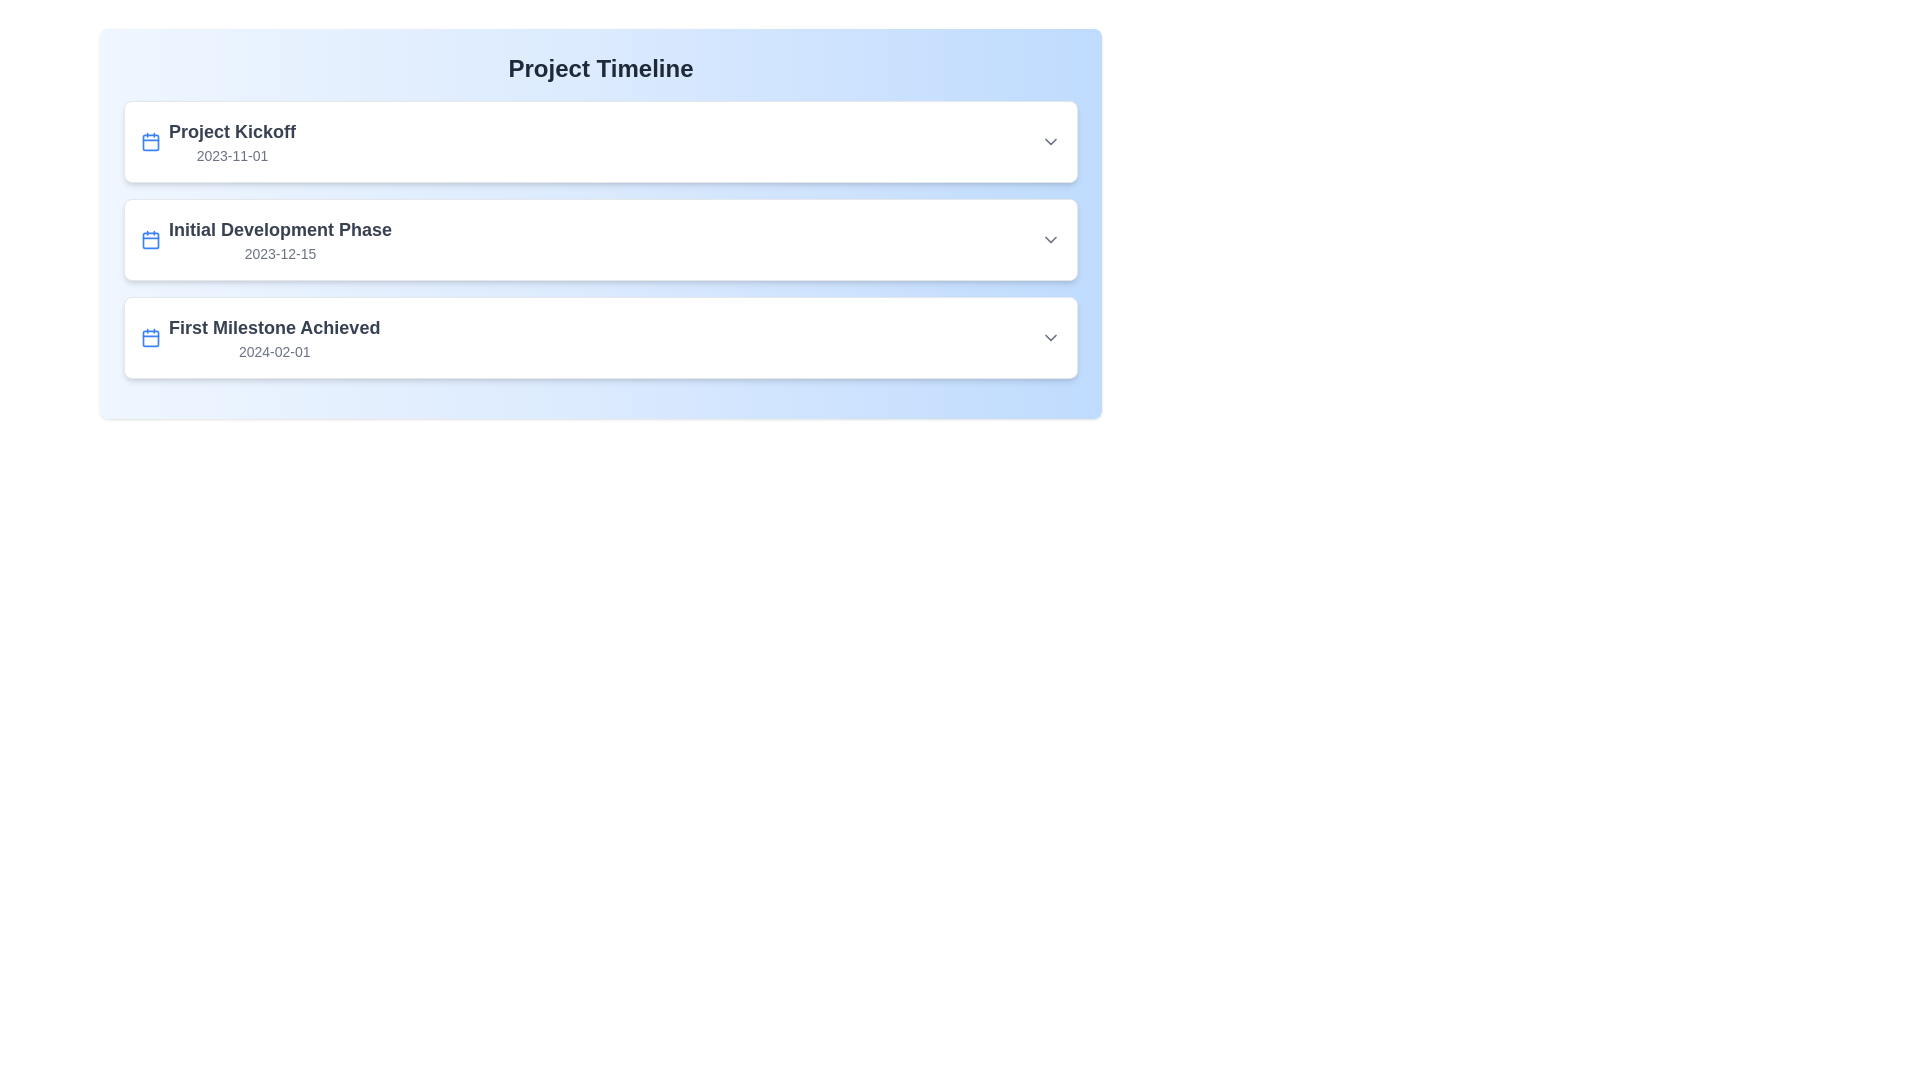 Image resolution: width=1920 pixels, height=1080 pixels. I want to click on the first calendar icon associated with 'Project Kickoff 2023-11-01' as static visual information, so click(149, 141).